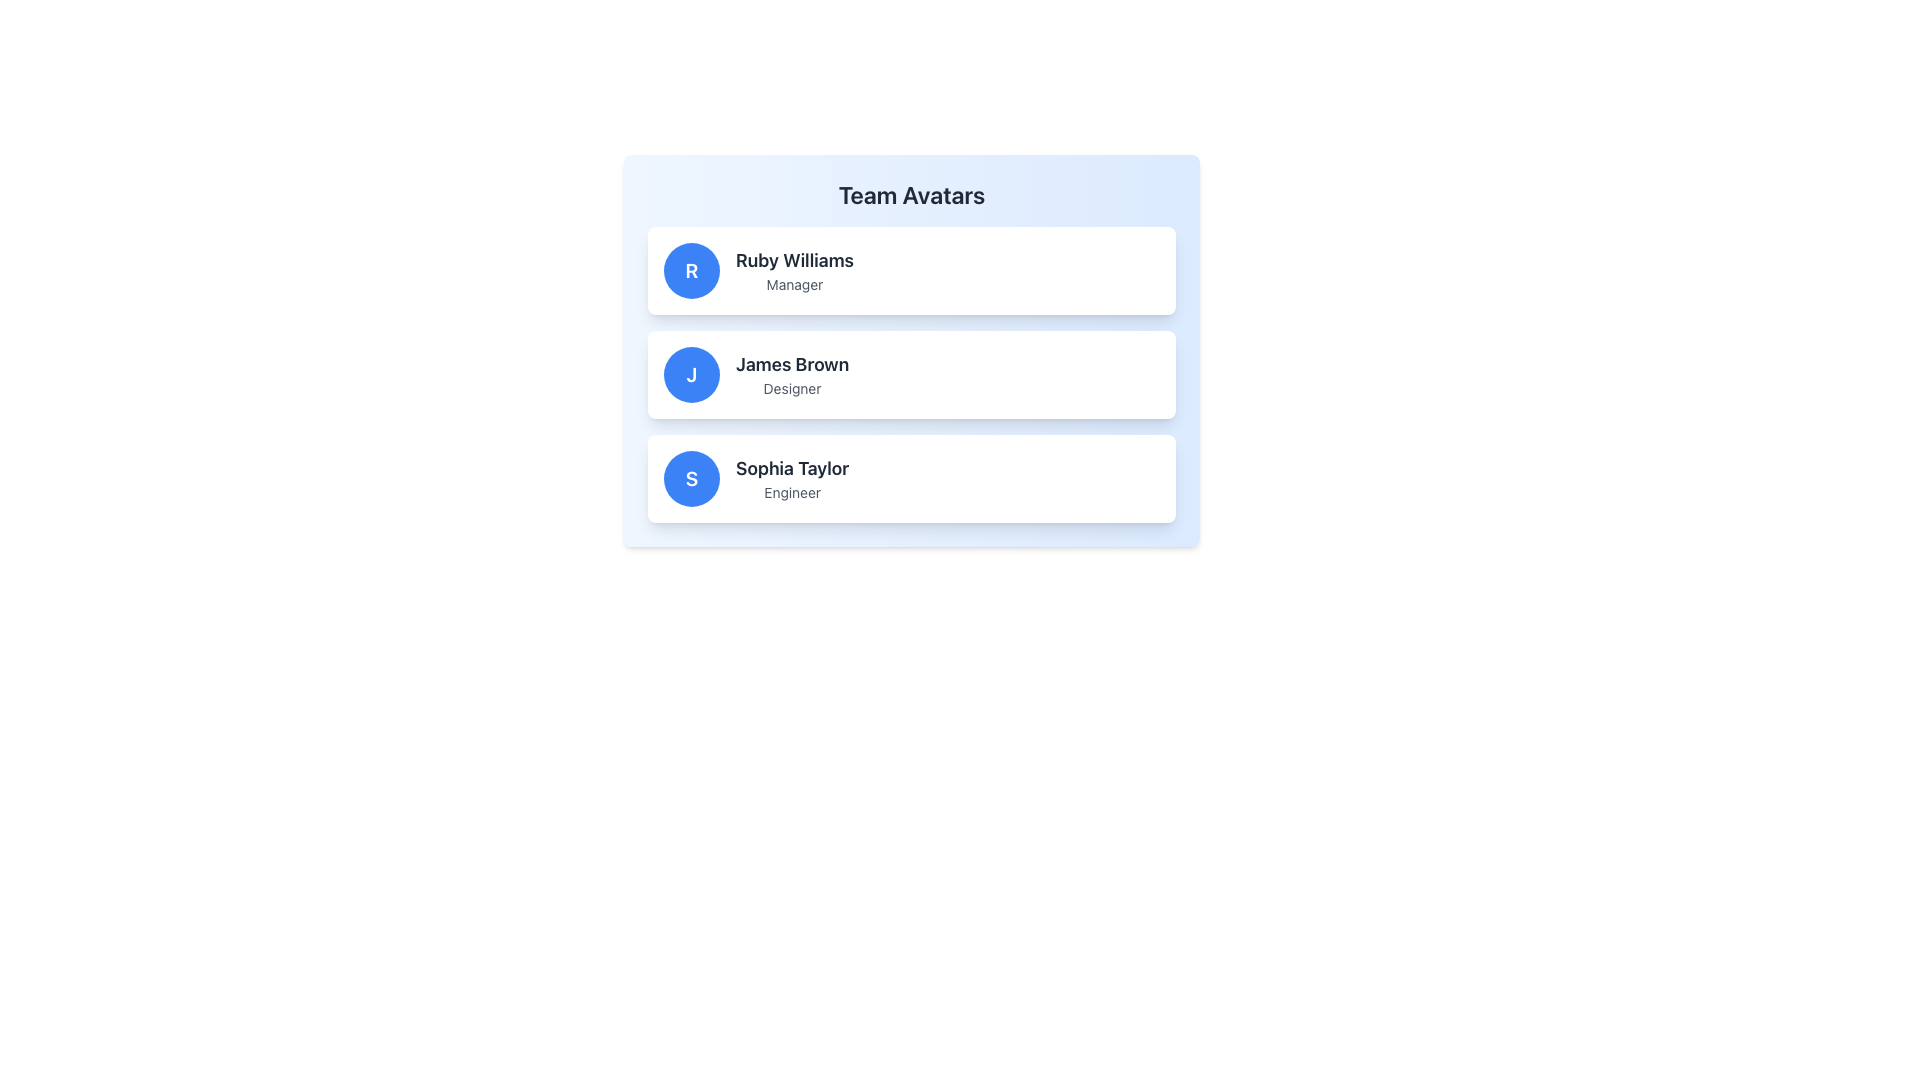 The height and width of the screenshot is (1080, 1920). Describe the element at coordinates (791, 374) in the screenshot. I see `the text block that displays the name and role of a team member, located in the second row of a vertically stacked list, immediately to the right of a circular blue icon with the letter 'J'` at that location.